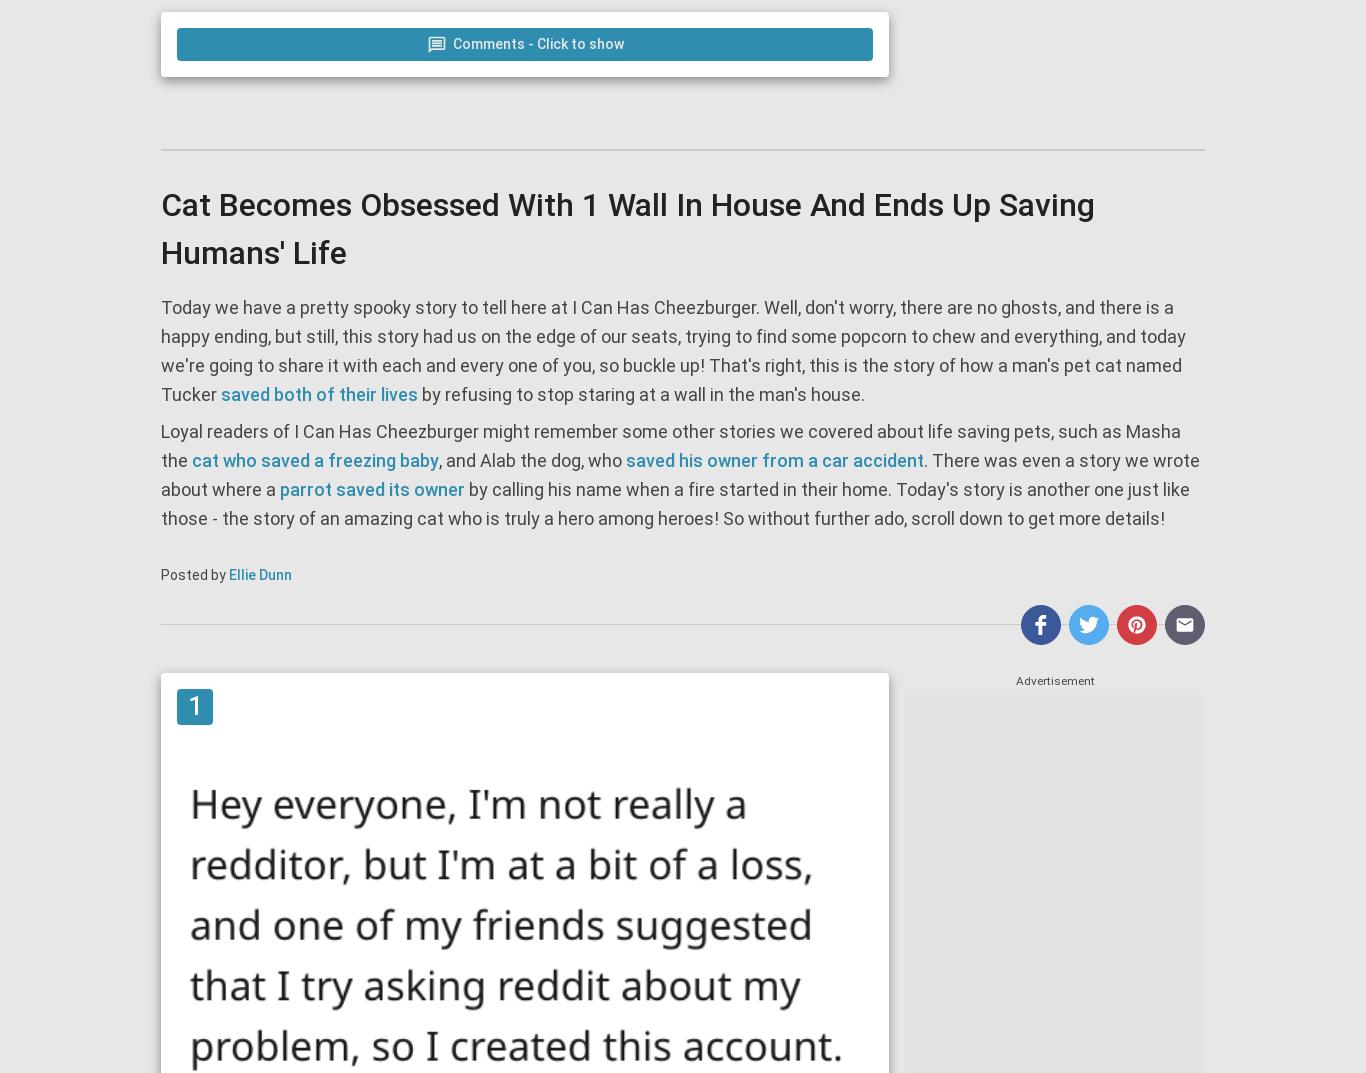 The height and width of the screenshot is (1073, 1366). I want to click on '1', so click(194, 706).